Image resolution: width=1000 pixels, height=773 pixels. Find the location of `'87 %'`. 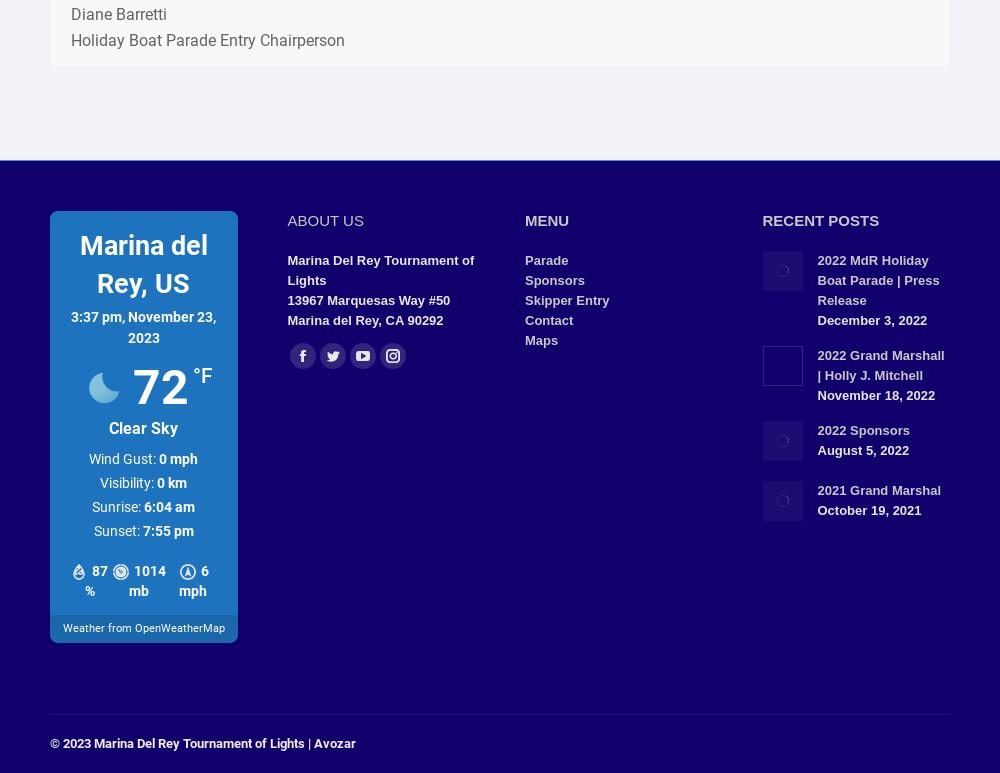

'87 %' is located at coordinates (95, 580).